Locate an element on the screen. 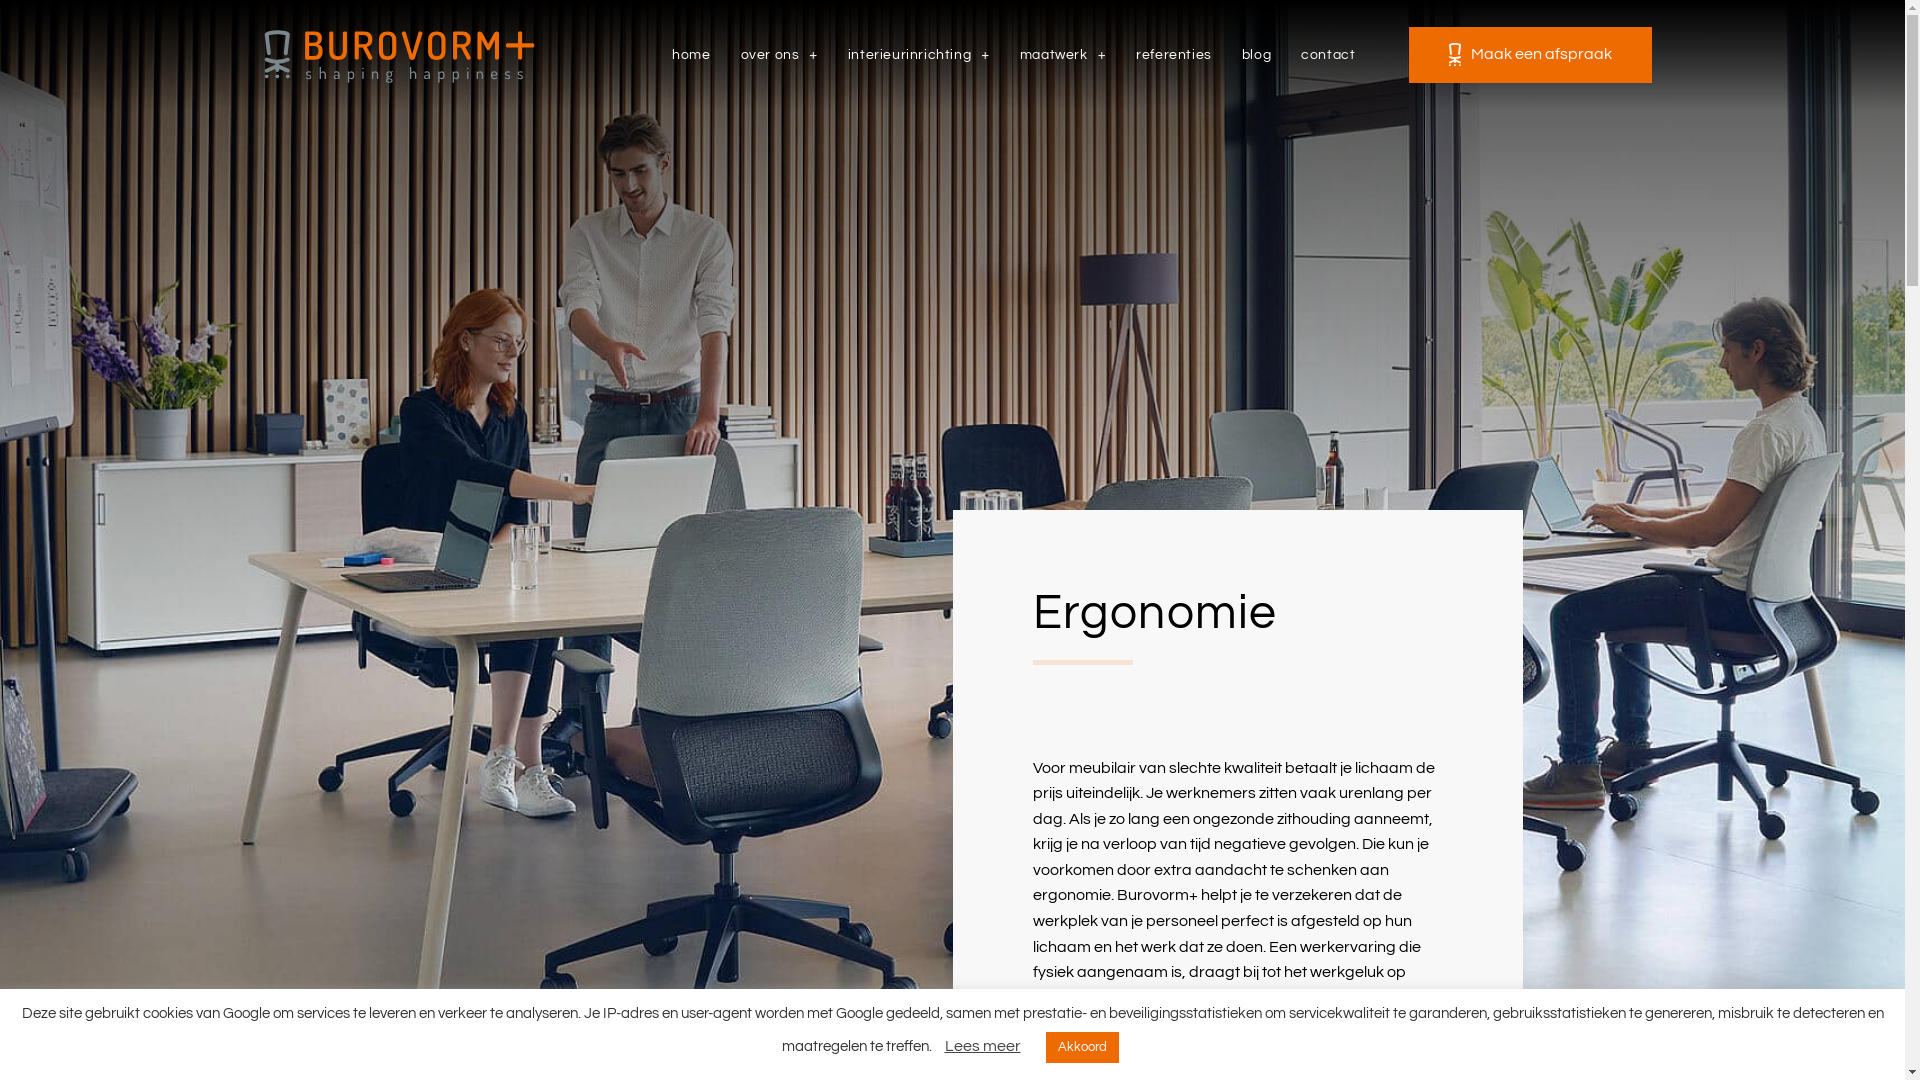  'blog' is located at coordinates (1255, 53).